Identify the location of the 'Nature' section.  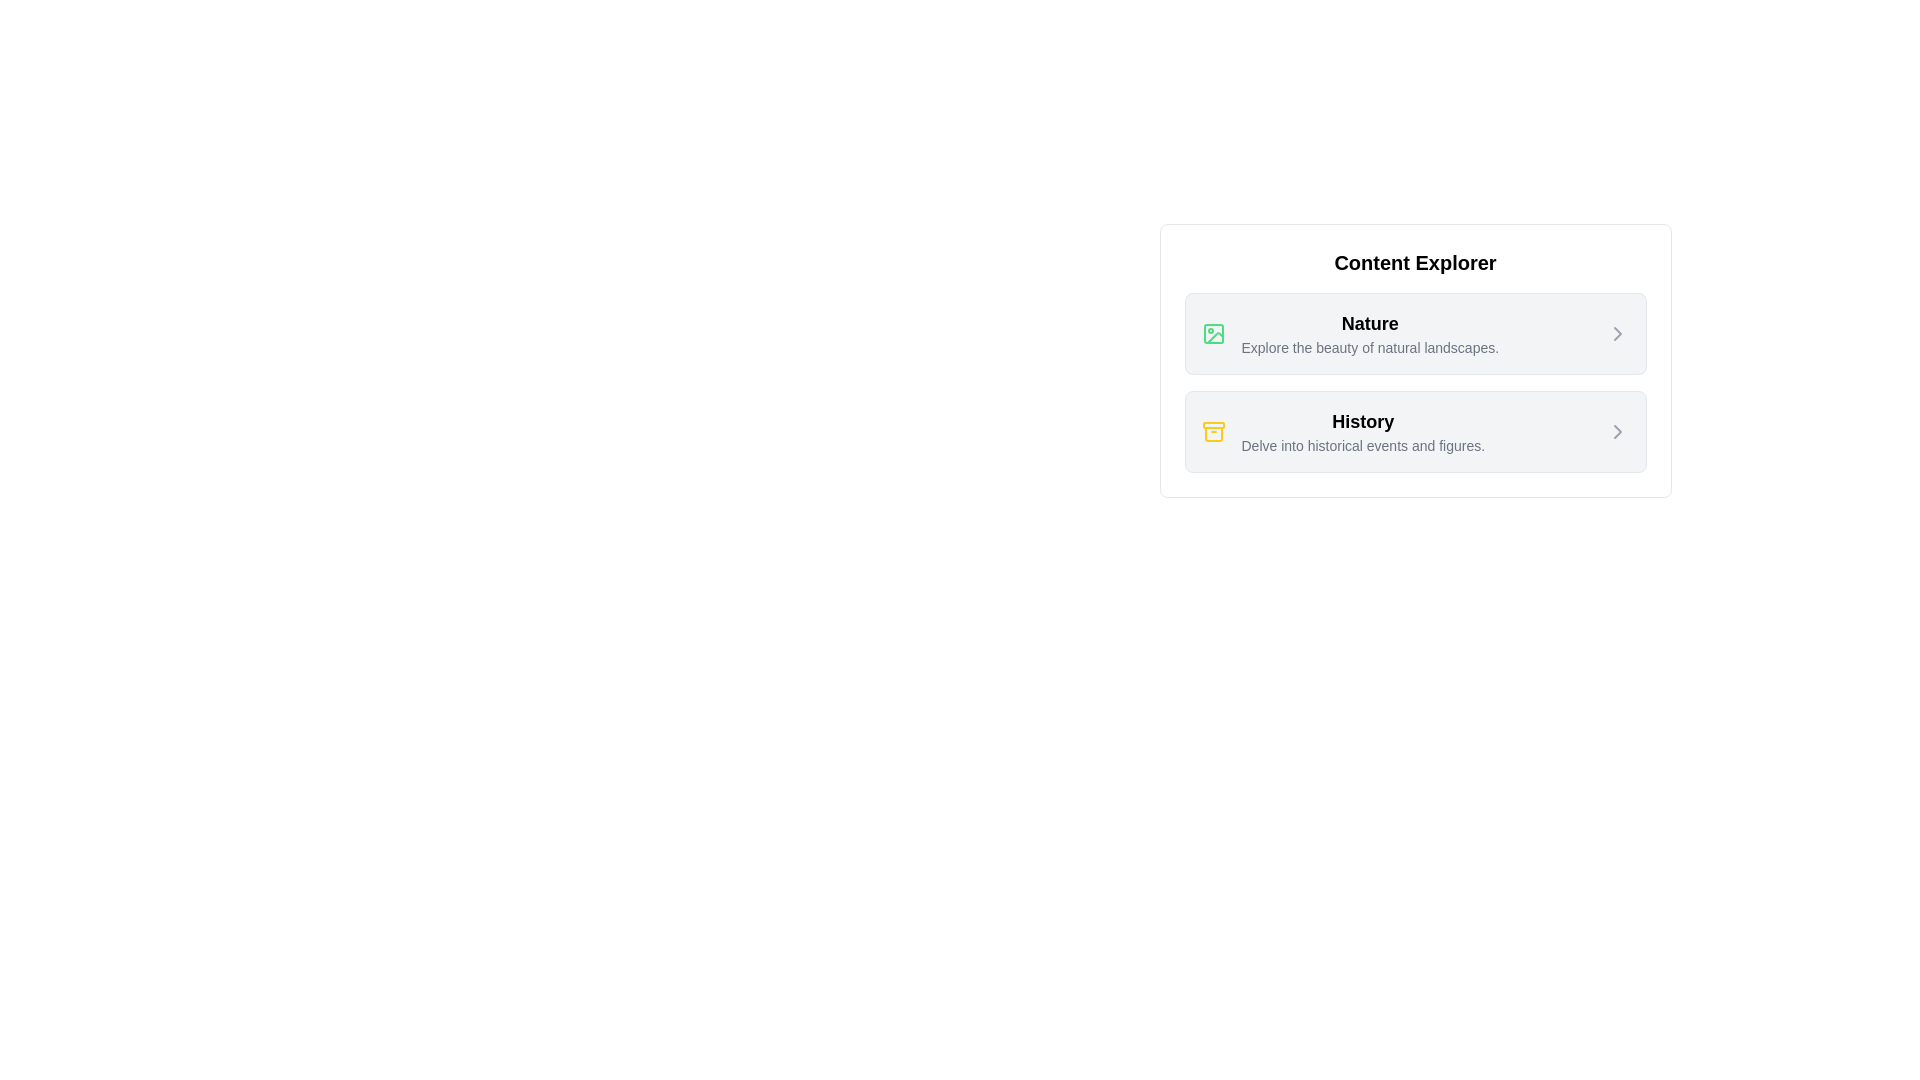
(1349, 333).